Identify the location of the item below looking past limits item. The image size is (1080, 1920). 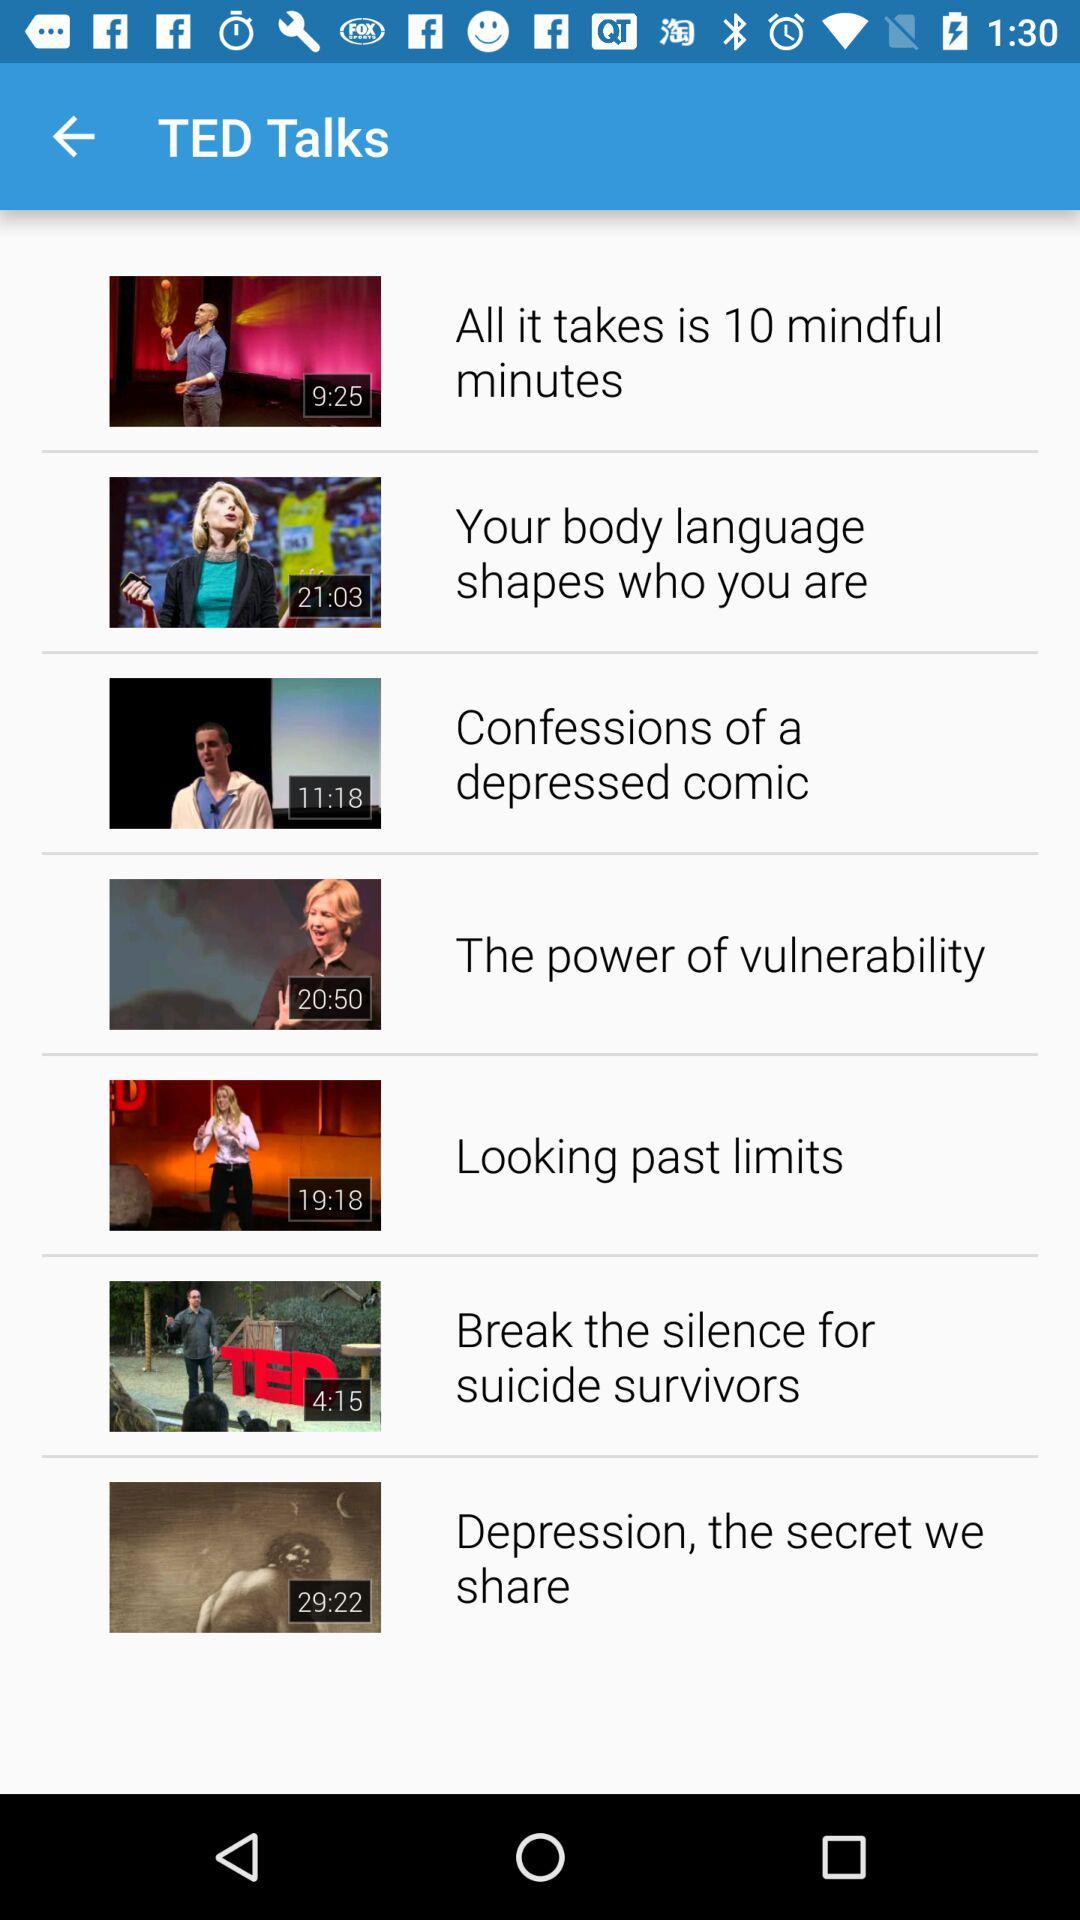
(739, 1355).